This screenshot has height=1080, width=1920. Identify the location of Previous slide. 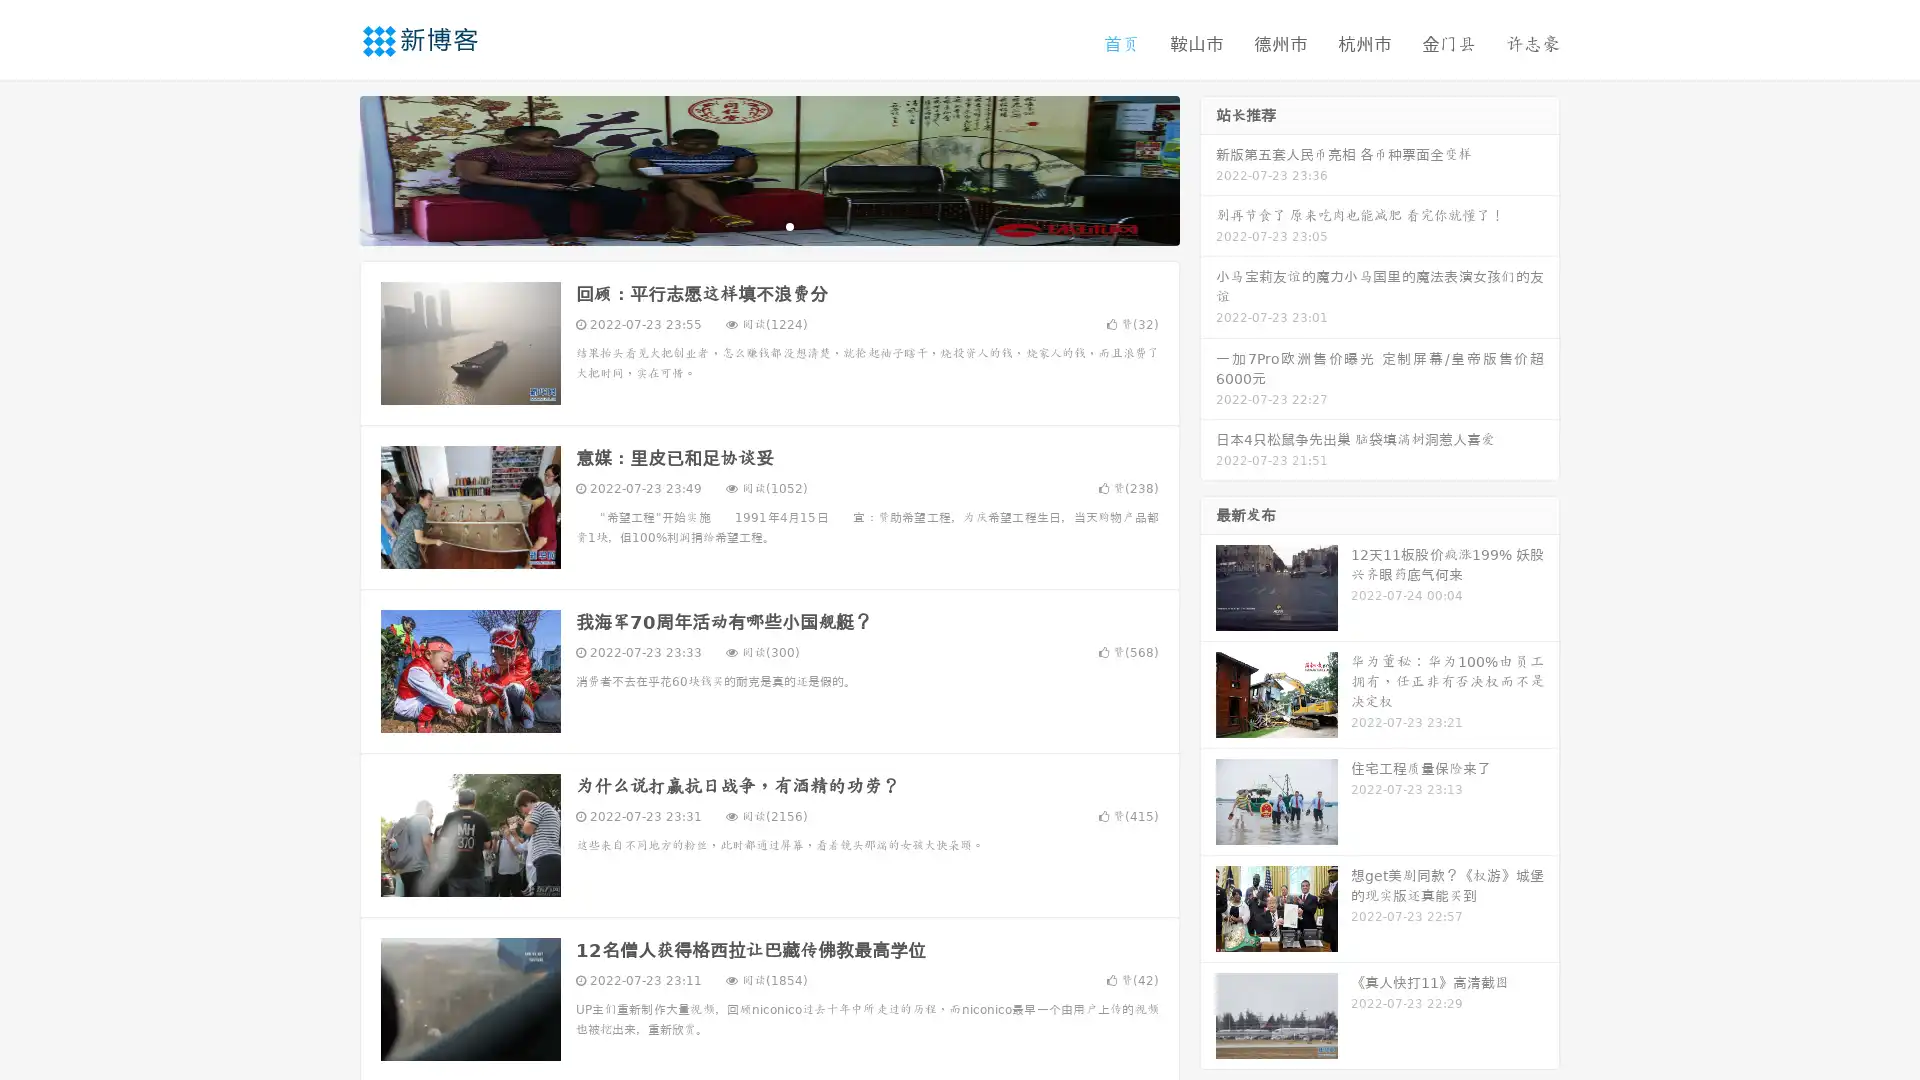
(330, 168).